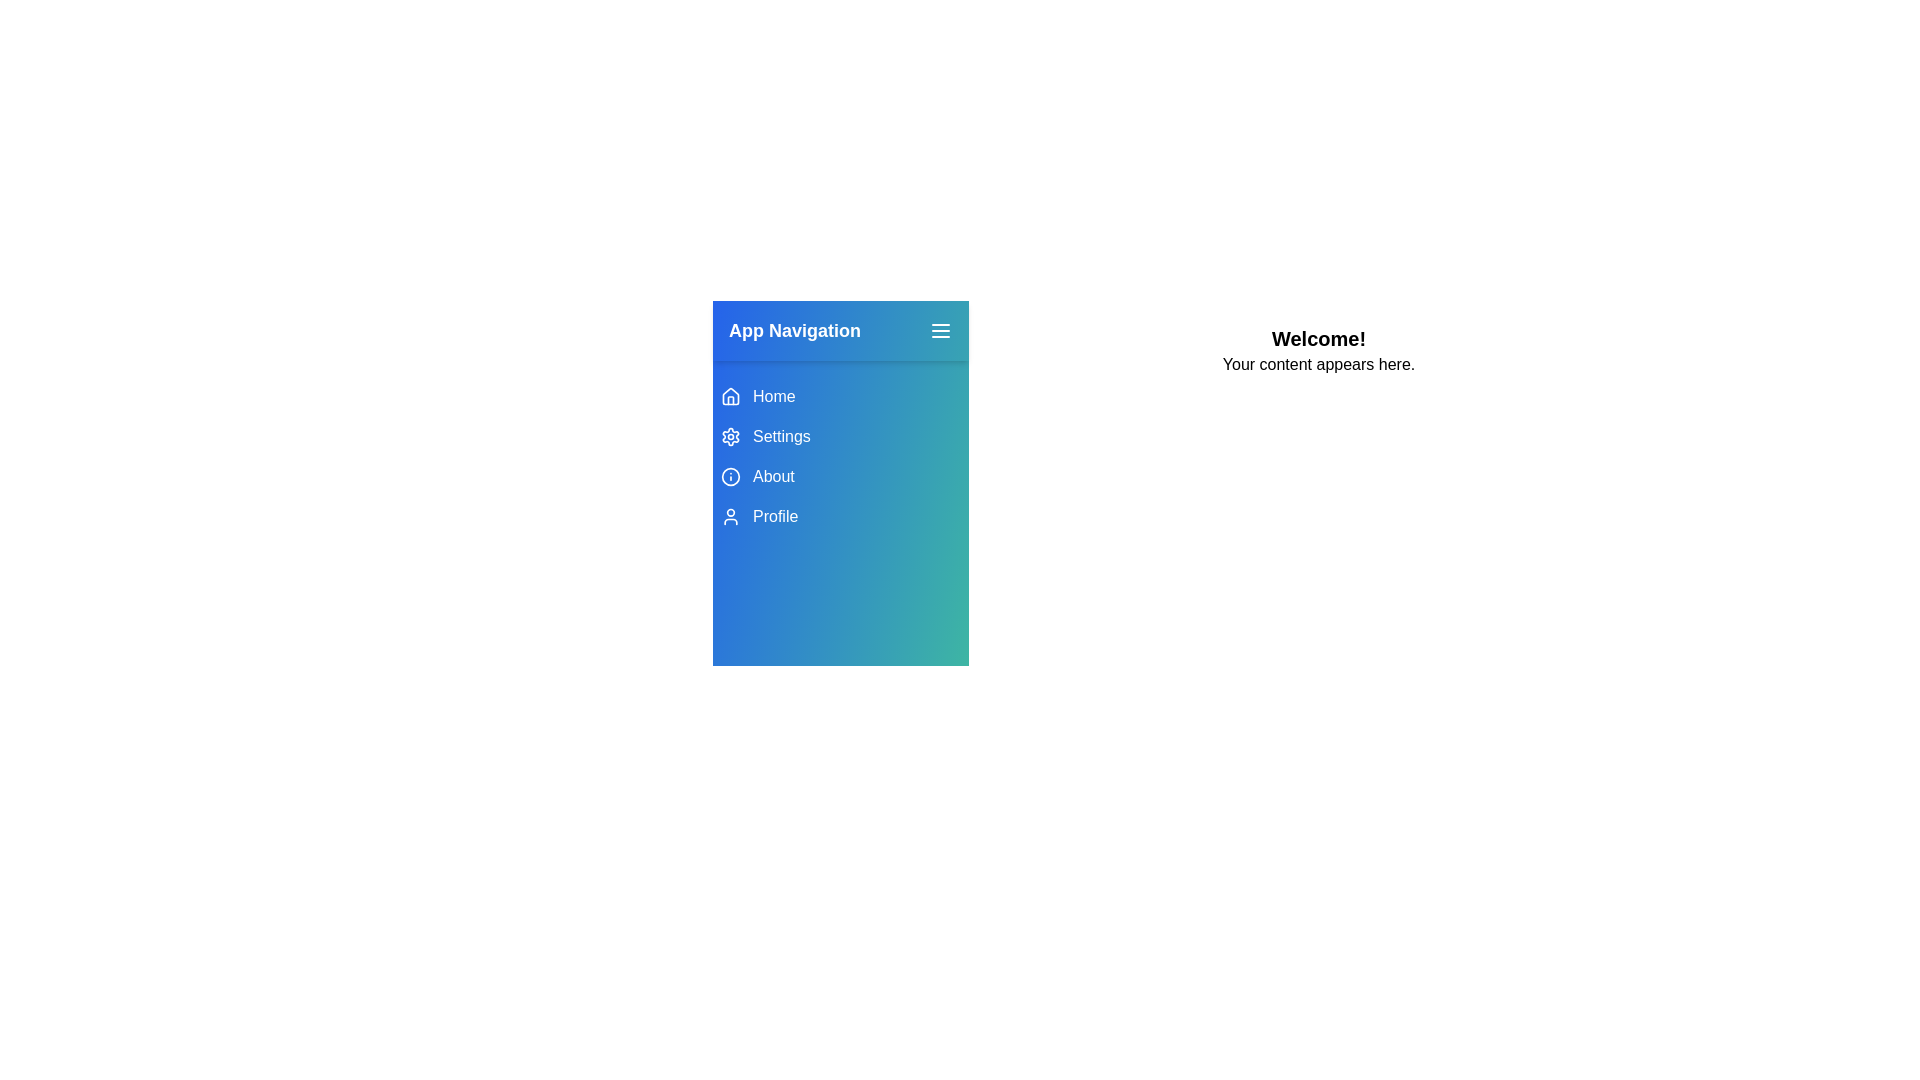 The width and height of the screenshot is (1920, 1080). I want to click on the menu item About from the drawer, so click(840, 477).